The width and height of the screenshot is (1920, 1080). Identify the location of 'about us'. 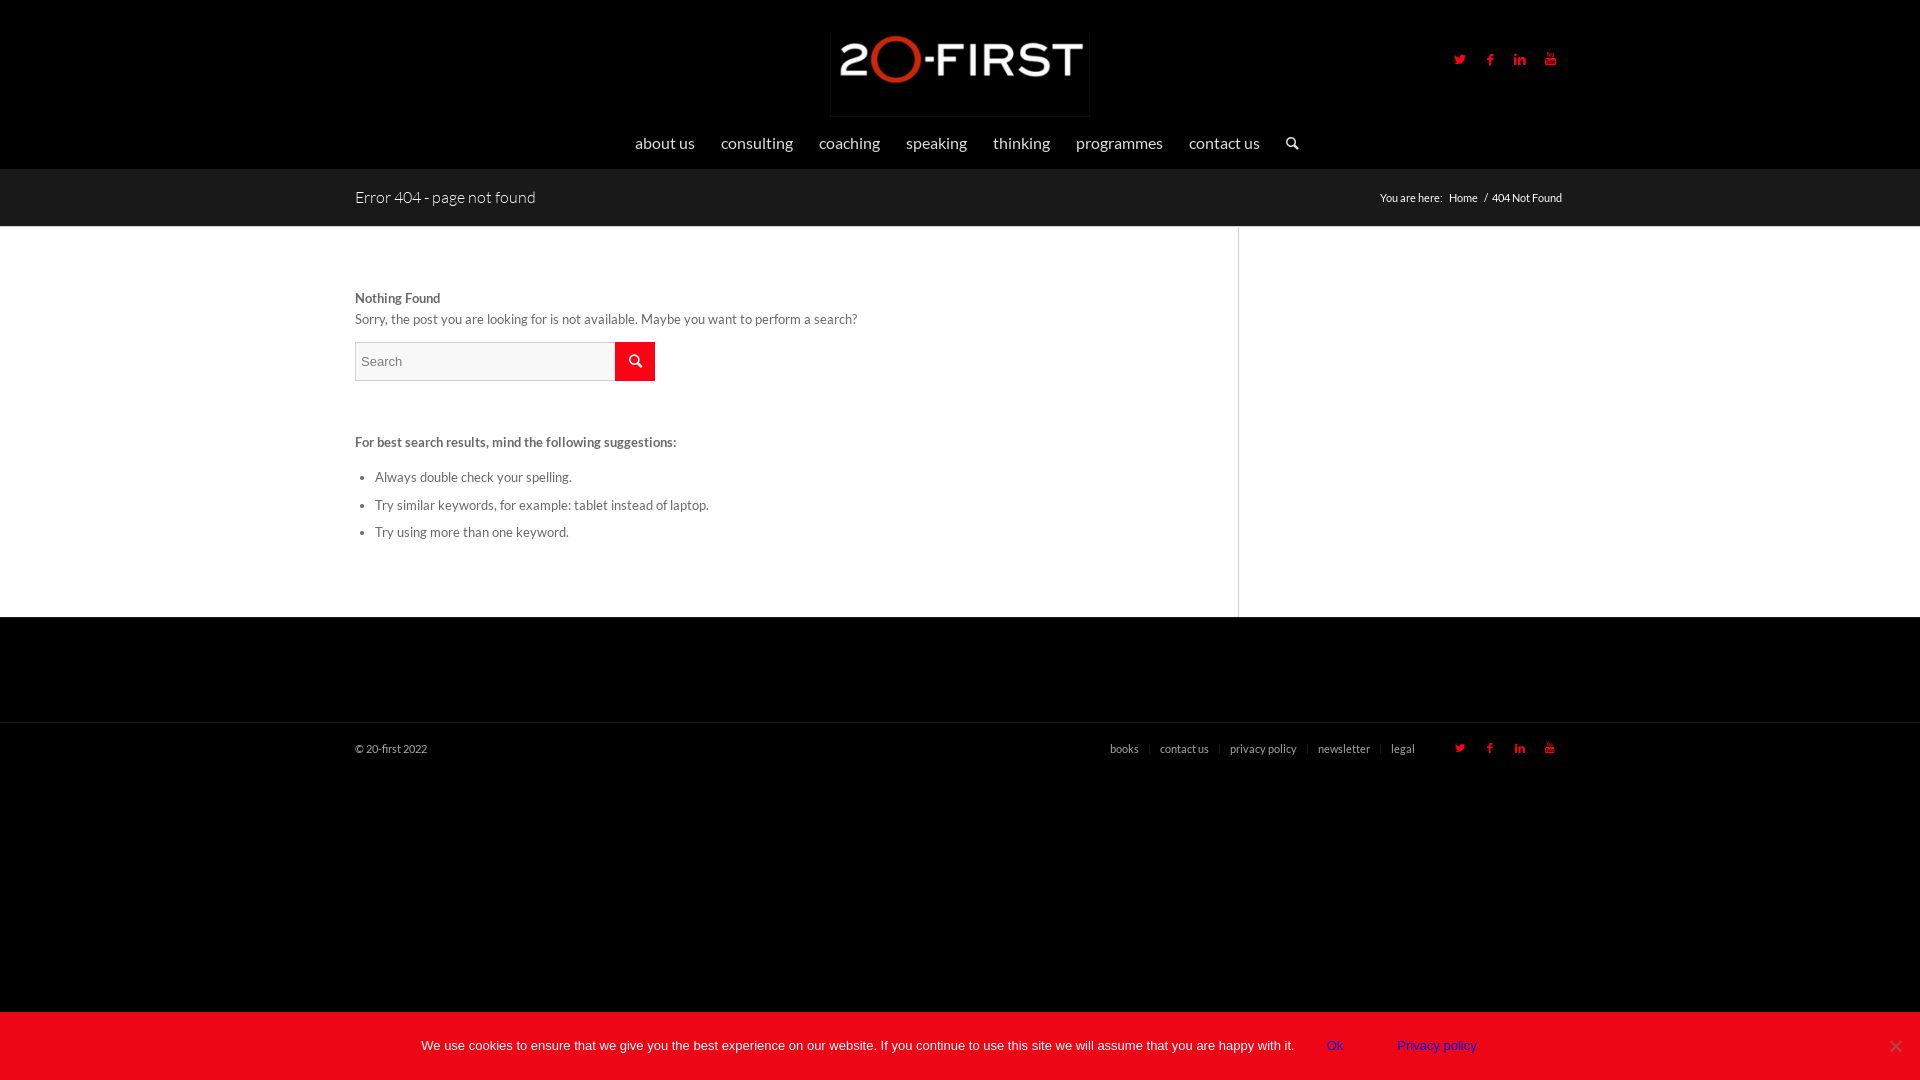
(665, 141).